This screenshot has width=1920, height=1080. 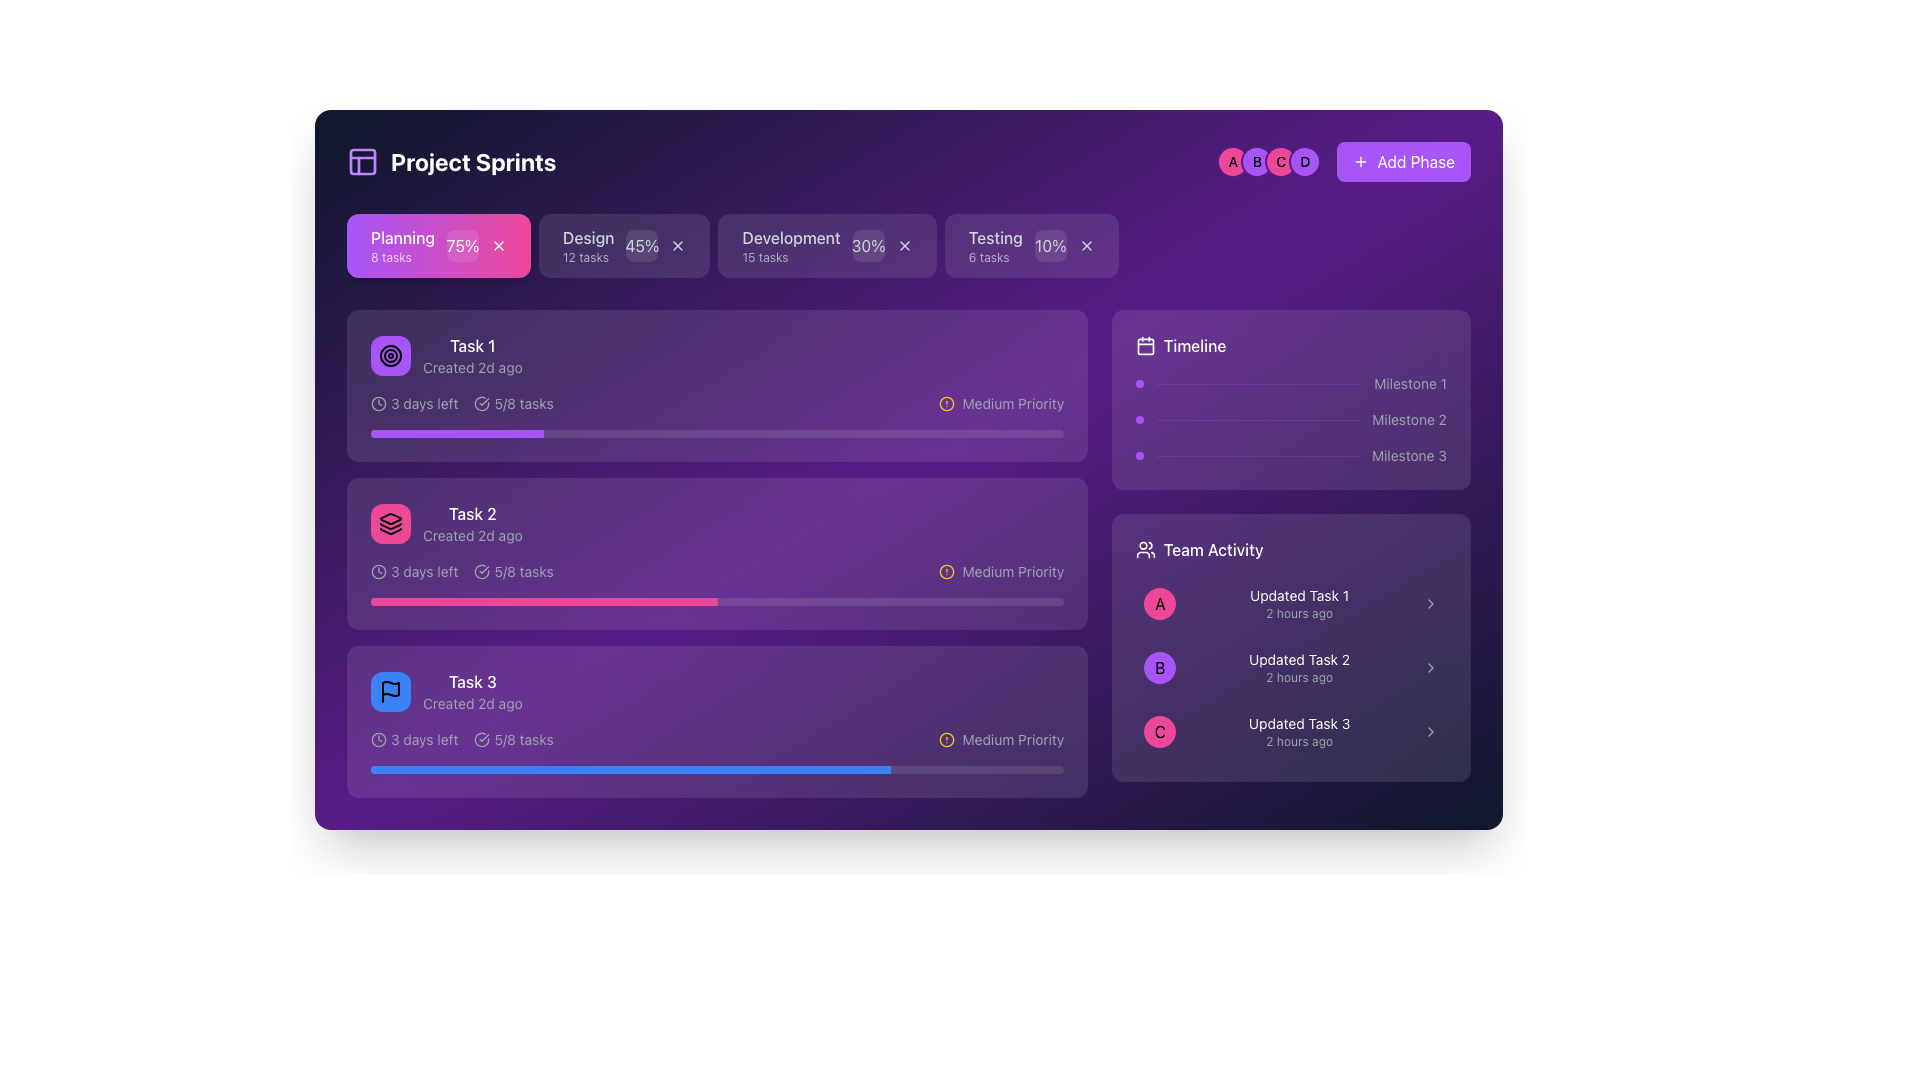 I want to click on the avatar or badge located in the left-most part of the team activity section, aligned with the entry labeled 'Updated Task 1, 2 hours ago', so click(x=1160, y=603).